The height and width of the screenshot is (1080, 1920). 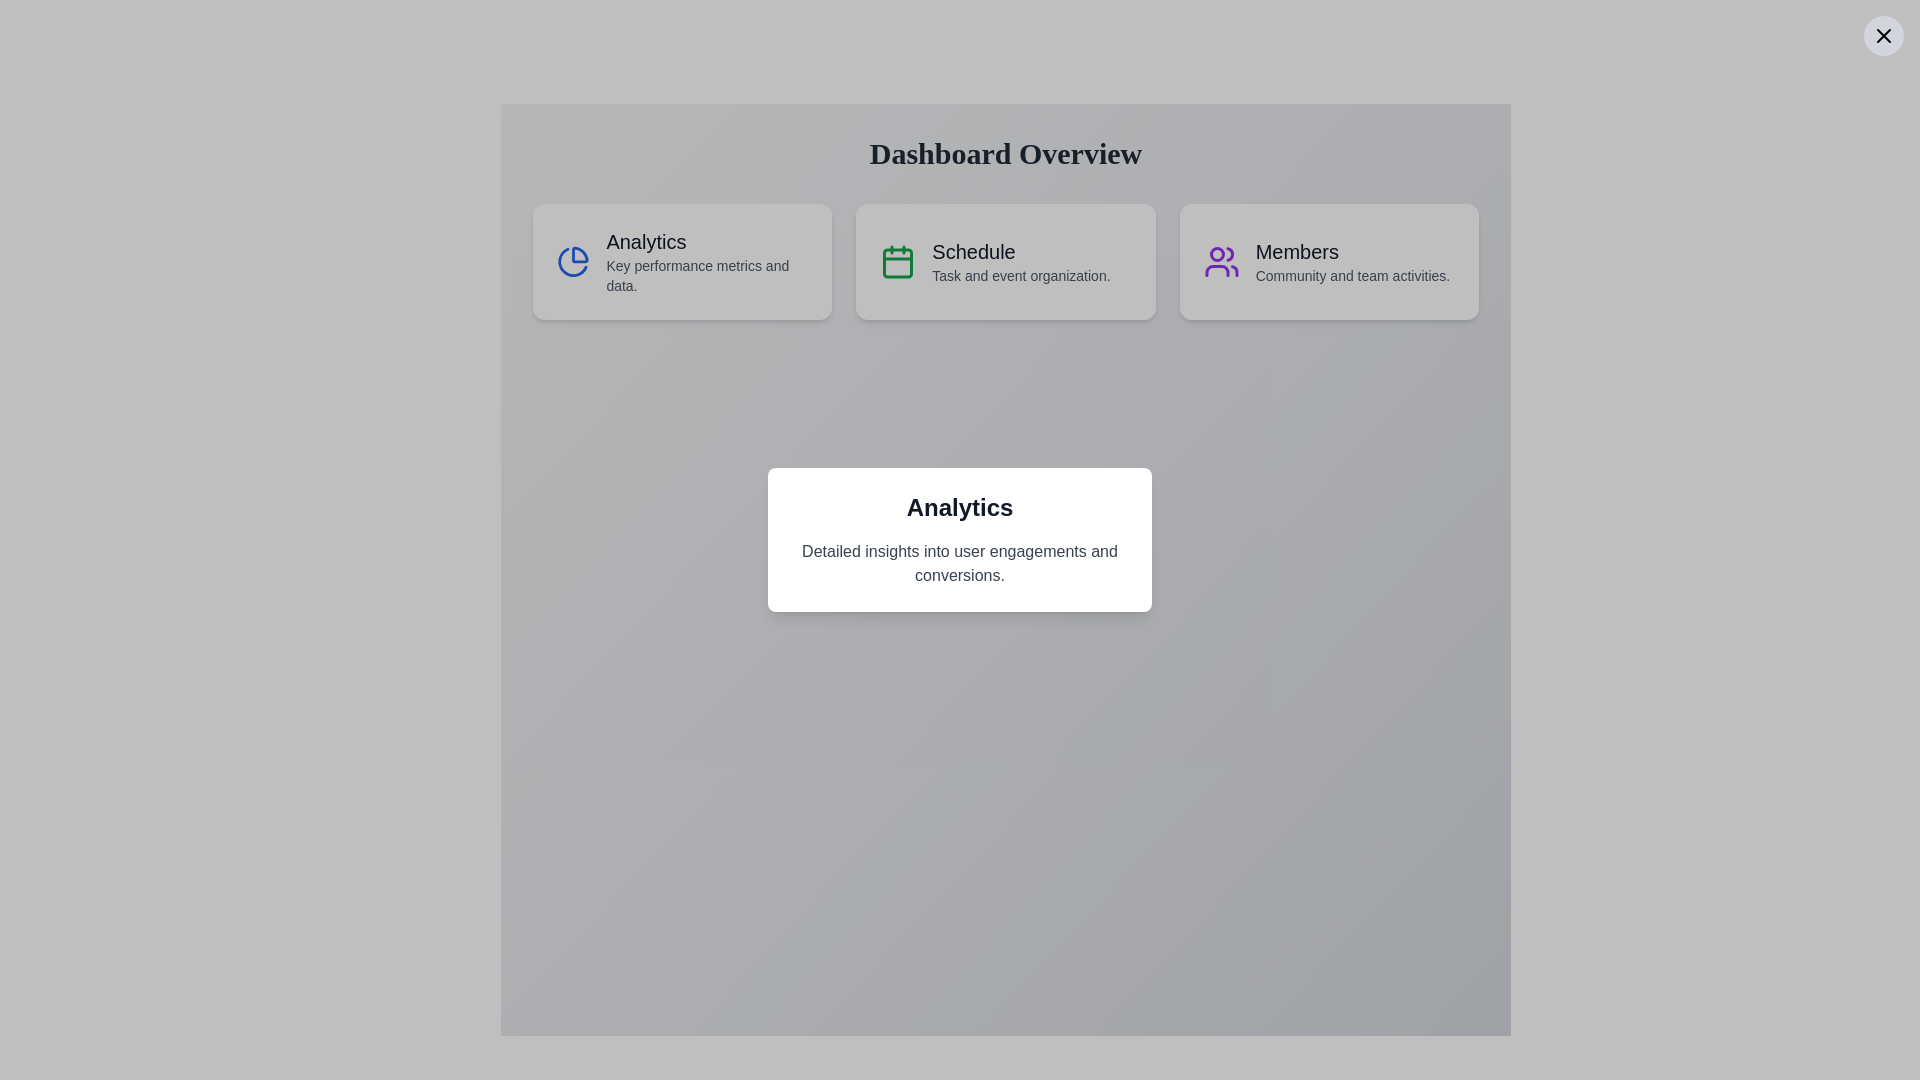 I want to click on the descriptive text element located beneath the 'Schedule' title, which clarifies the purpose of the 'Schedule' section, so click(x=1021, y=276).